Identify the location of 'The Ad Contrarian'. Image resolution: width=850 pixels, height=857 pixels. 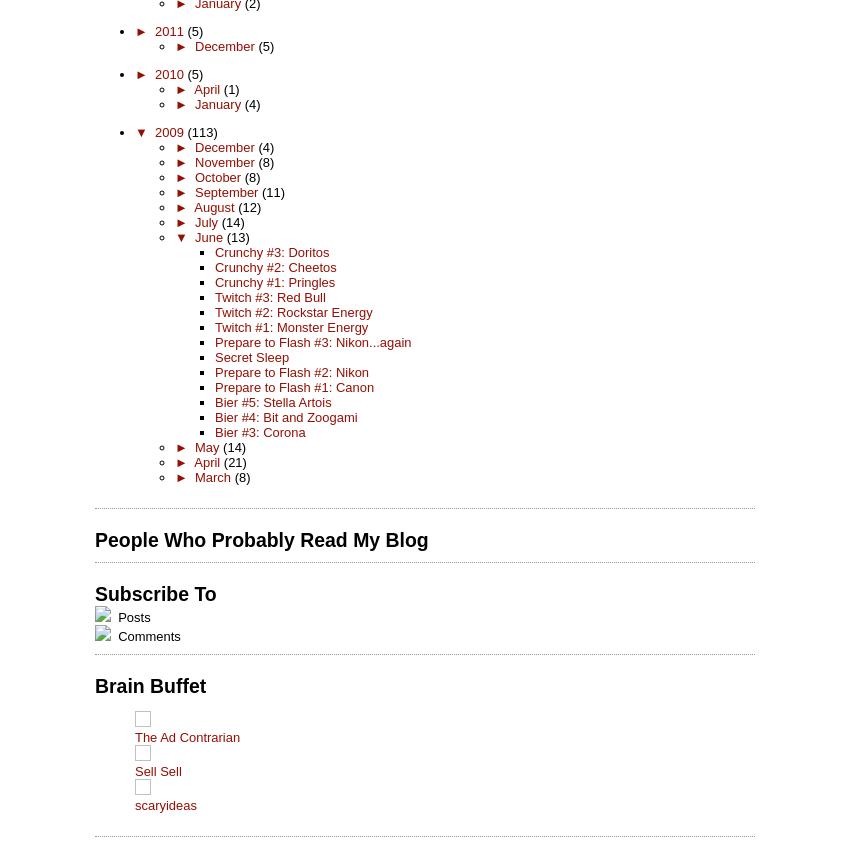
(186, 736).